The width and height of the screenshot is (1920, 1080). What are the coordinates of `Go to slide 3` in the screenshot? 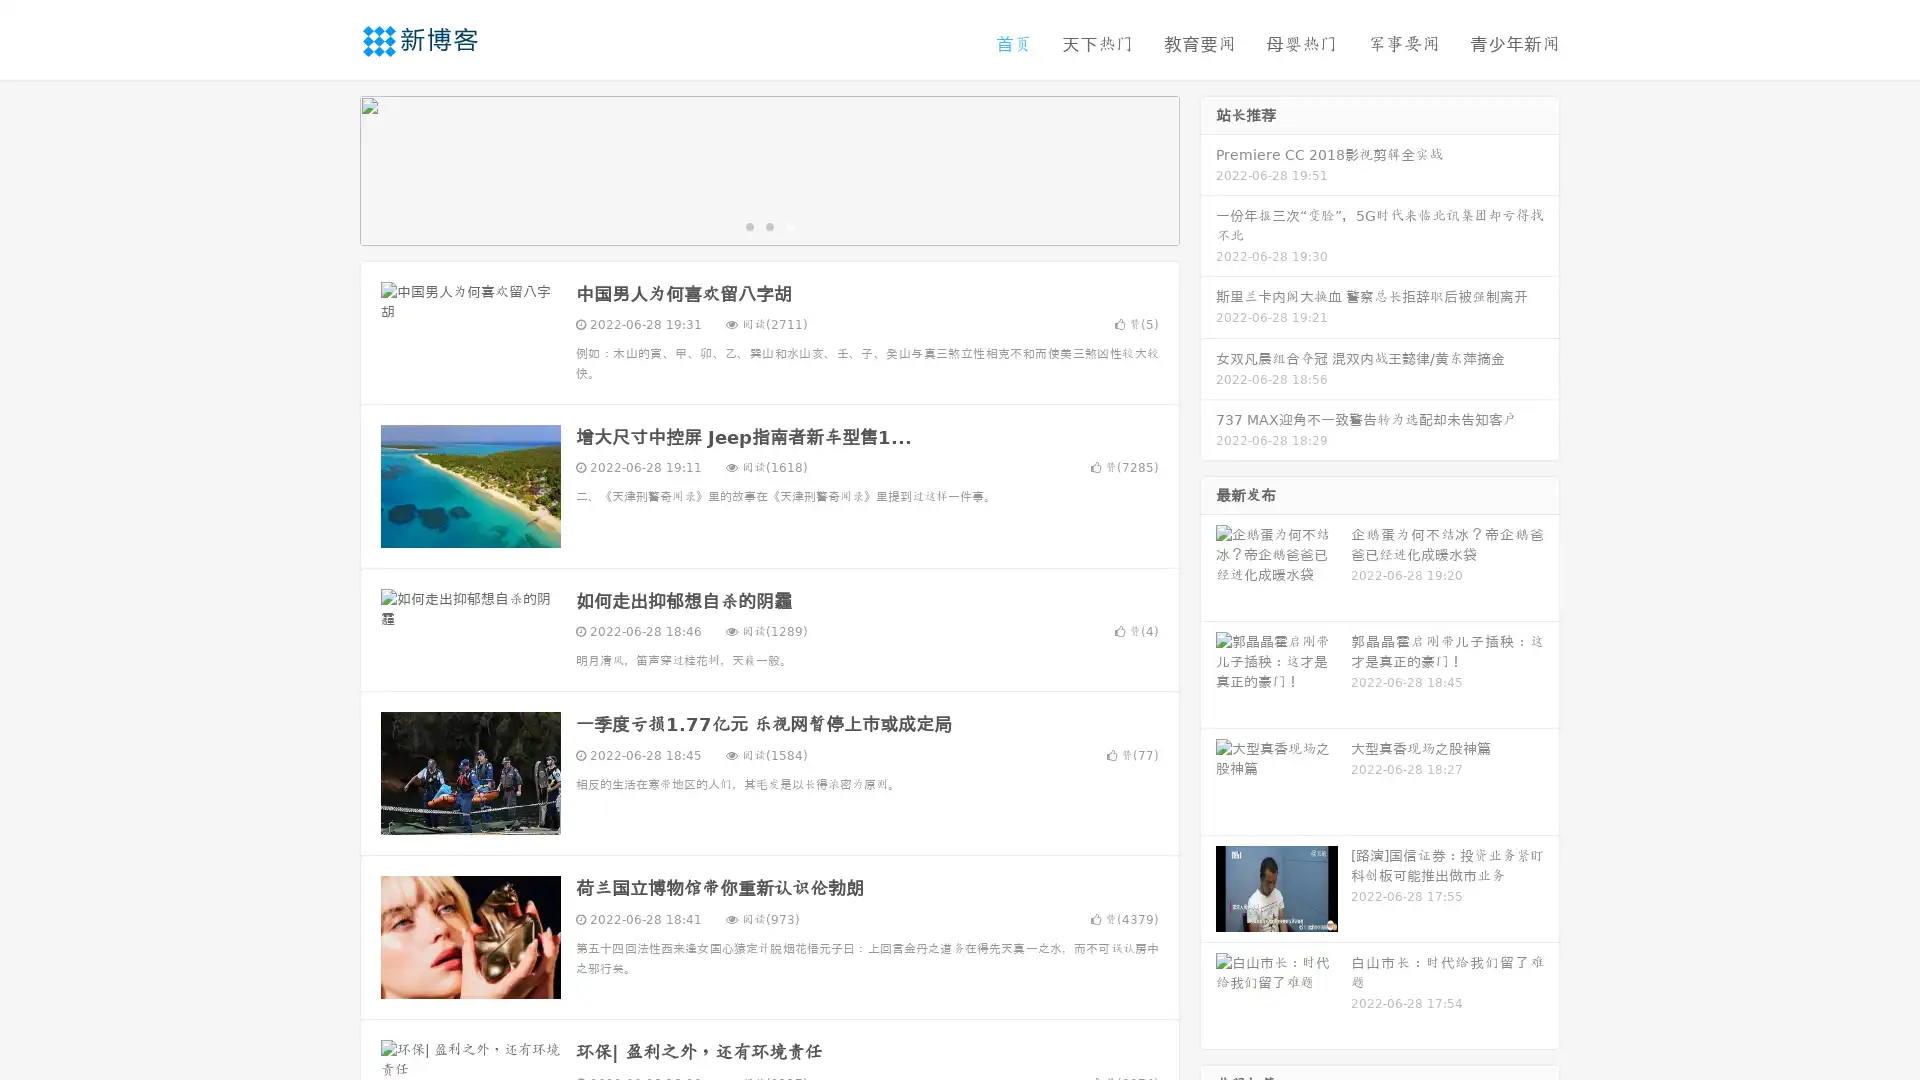 It's located at (789, 225).